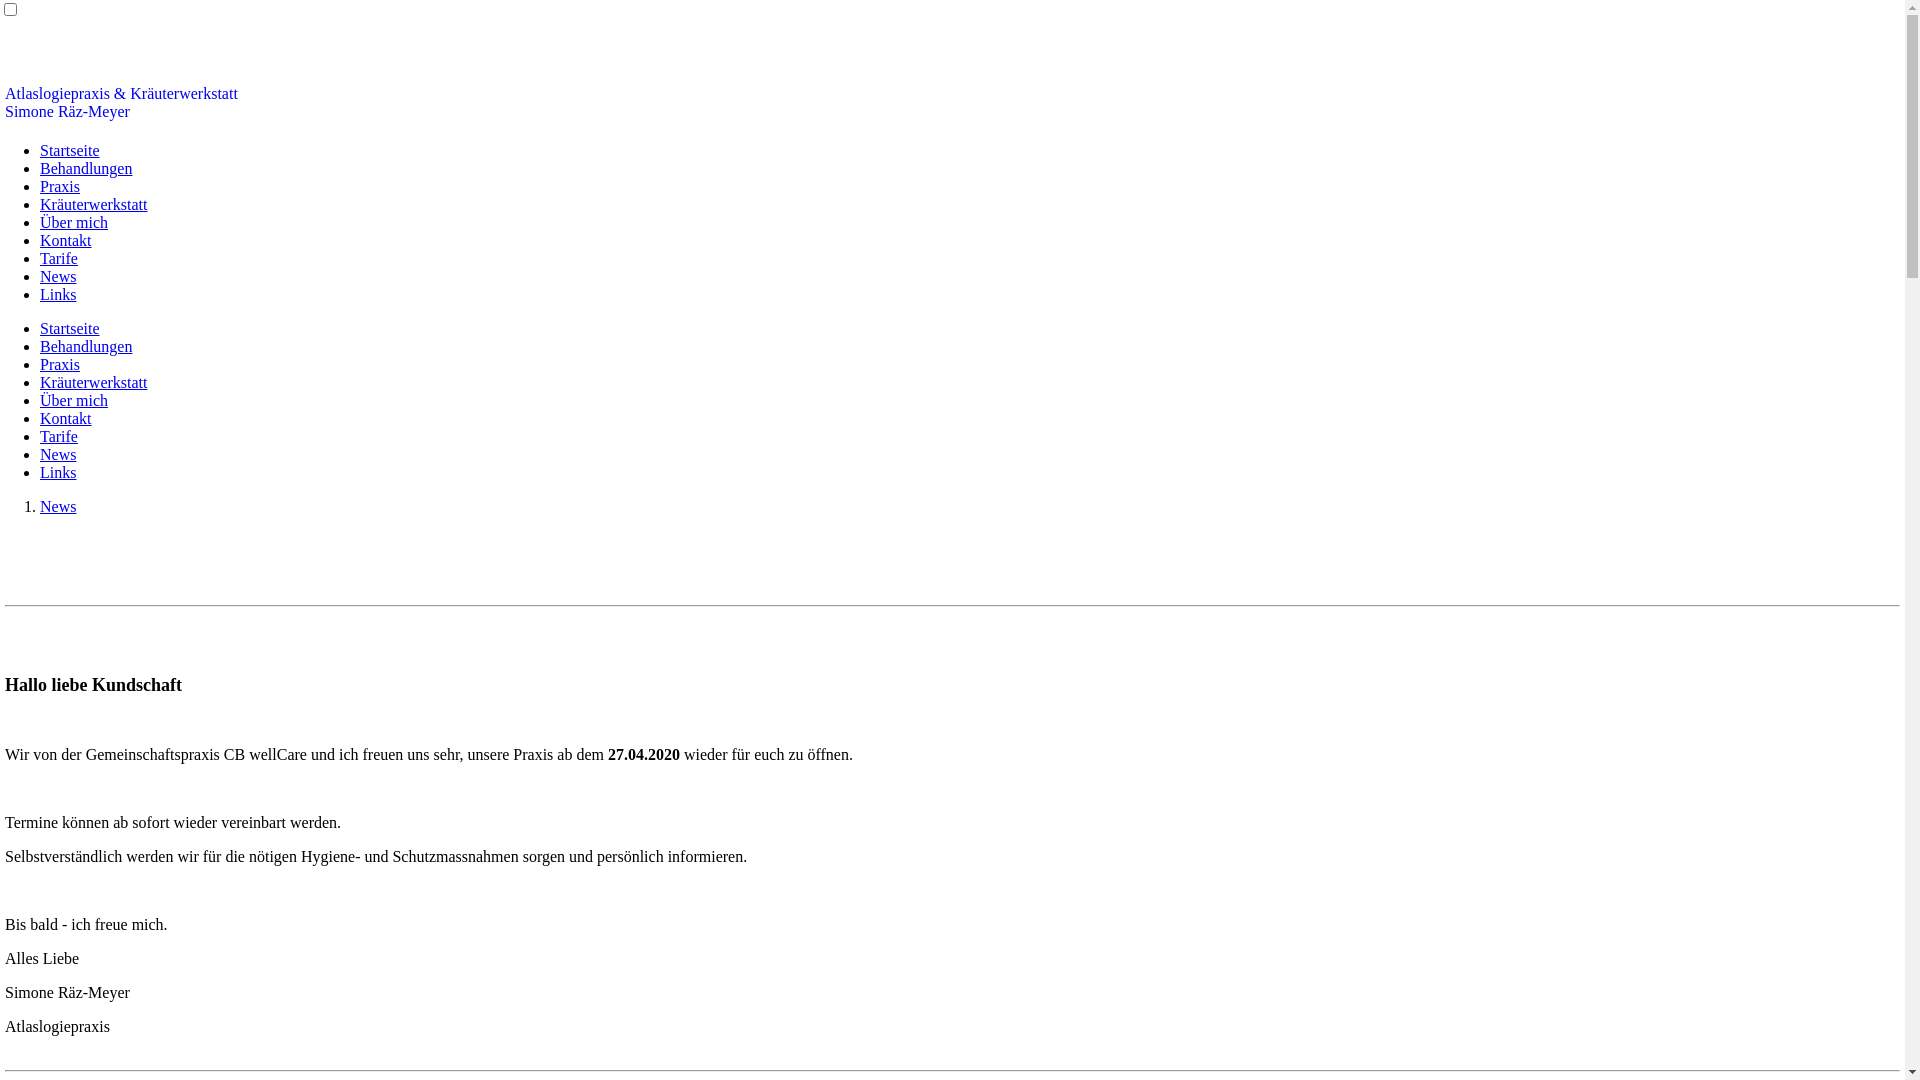 Image resolution: width=1920 pixels, height=1080 pixels. Describe the element at coordinates (39, 472) in the screenshot. I see `'Links'` at that location.